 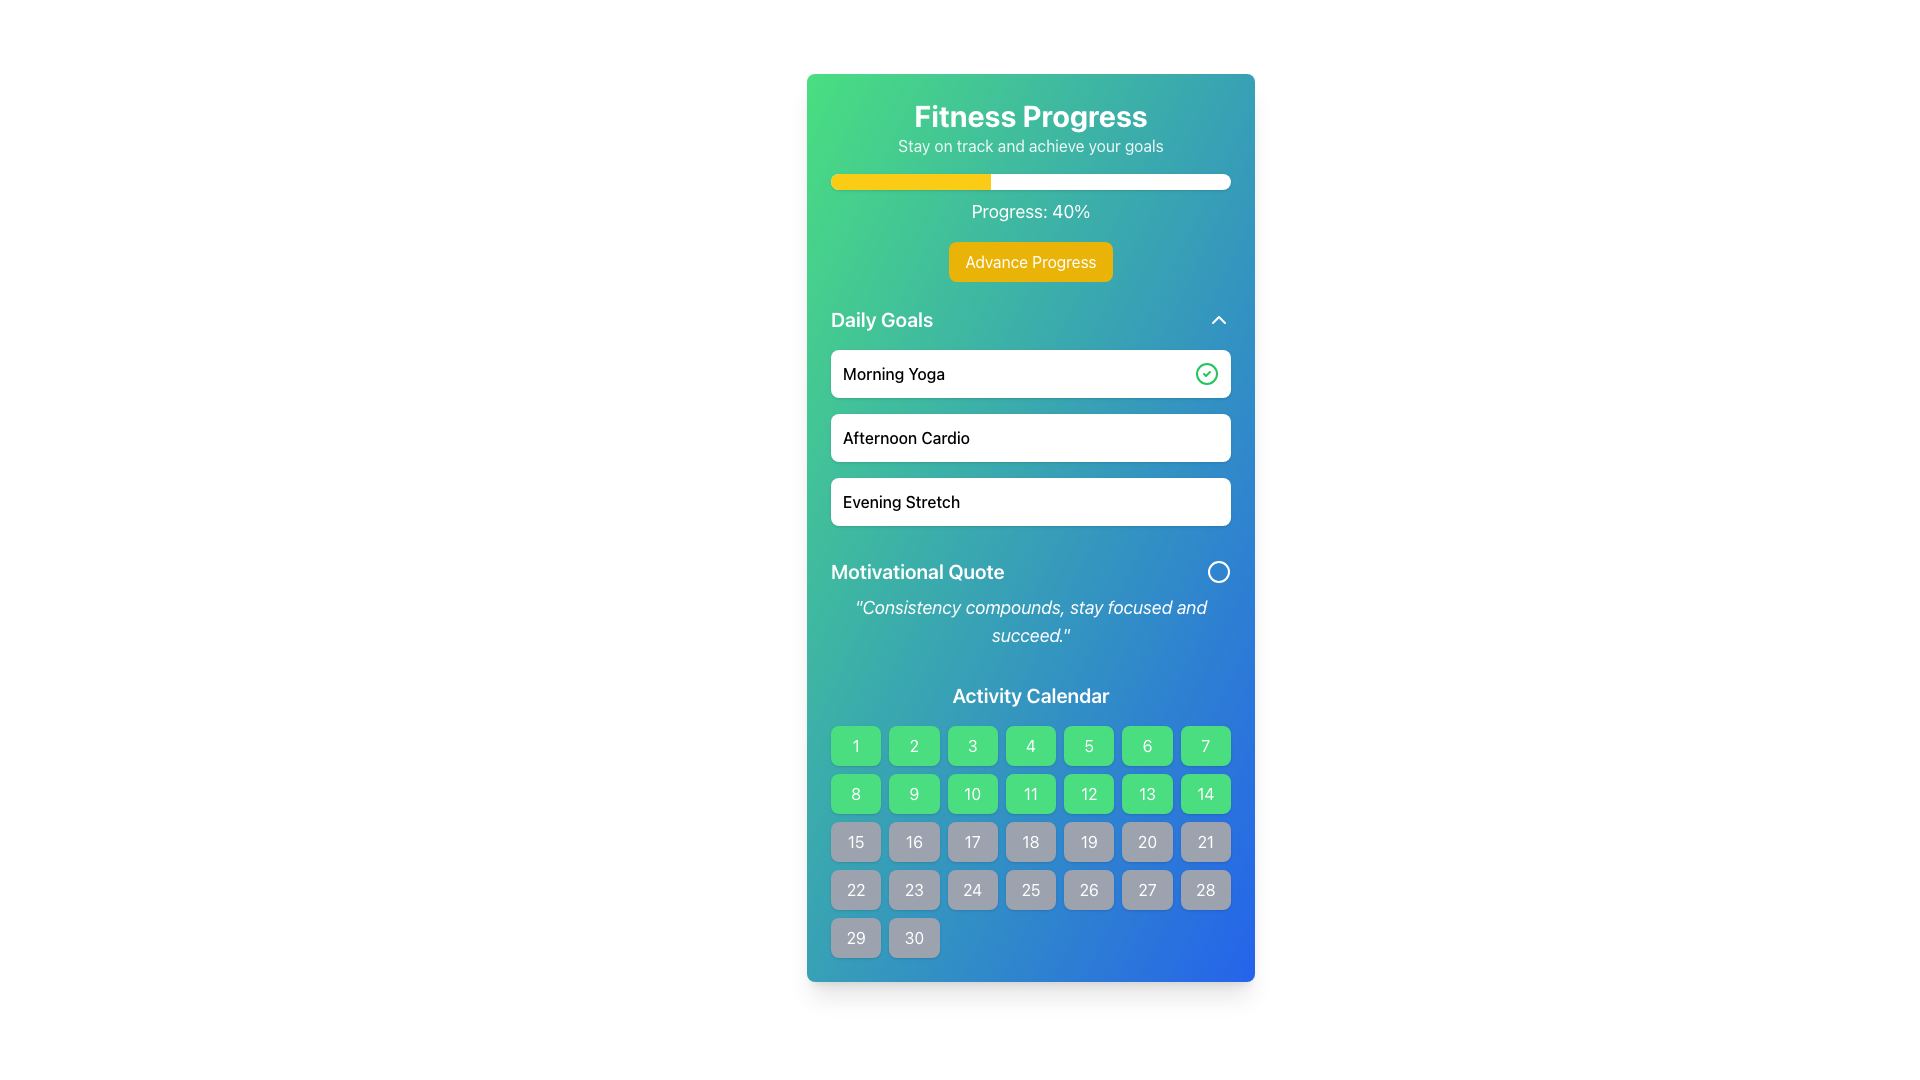 What do you see at coordinates (1031, 694) in the screenshot?
I see `the Text Label element that serves as the title for the Activity Calendar, positioned at the top of the calendar section` at bounding box center [1031, 694].